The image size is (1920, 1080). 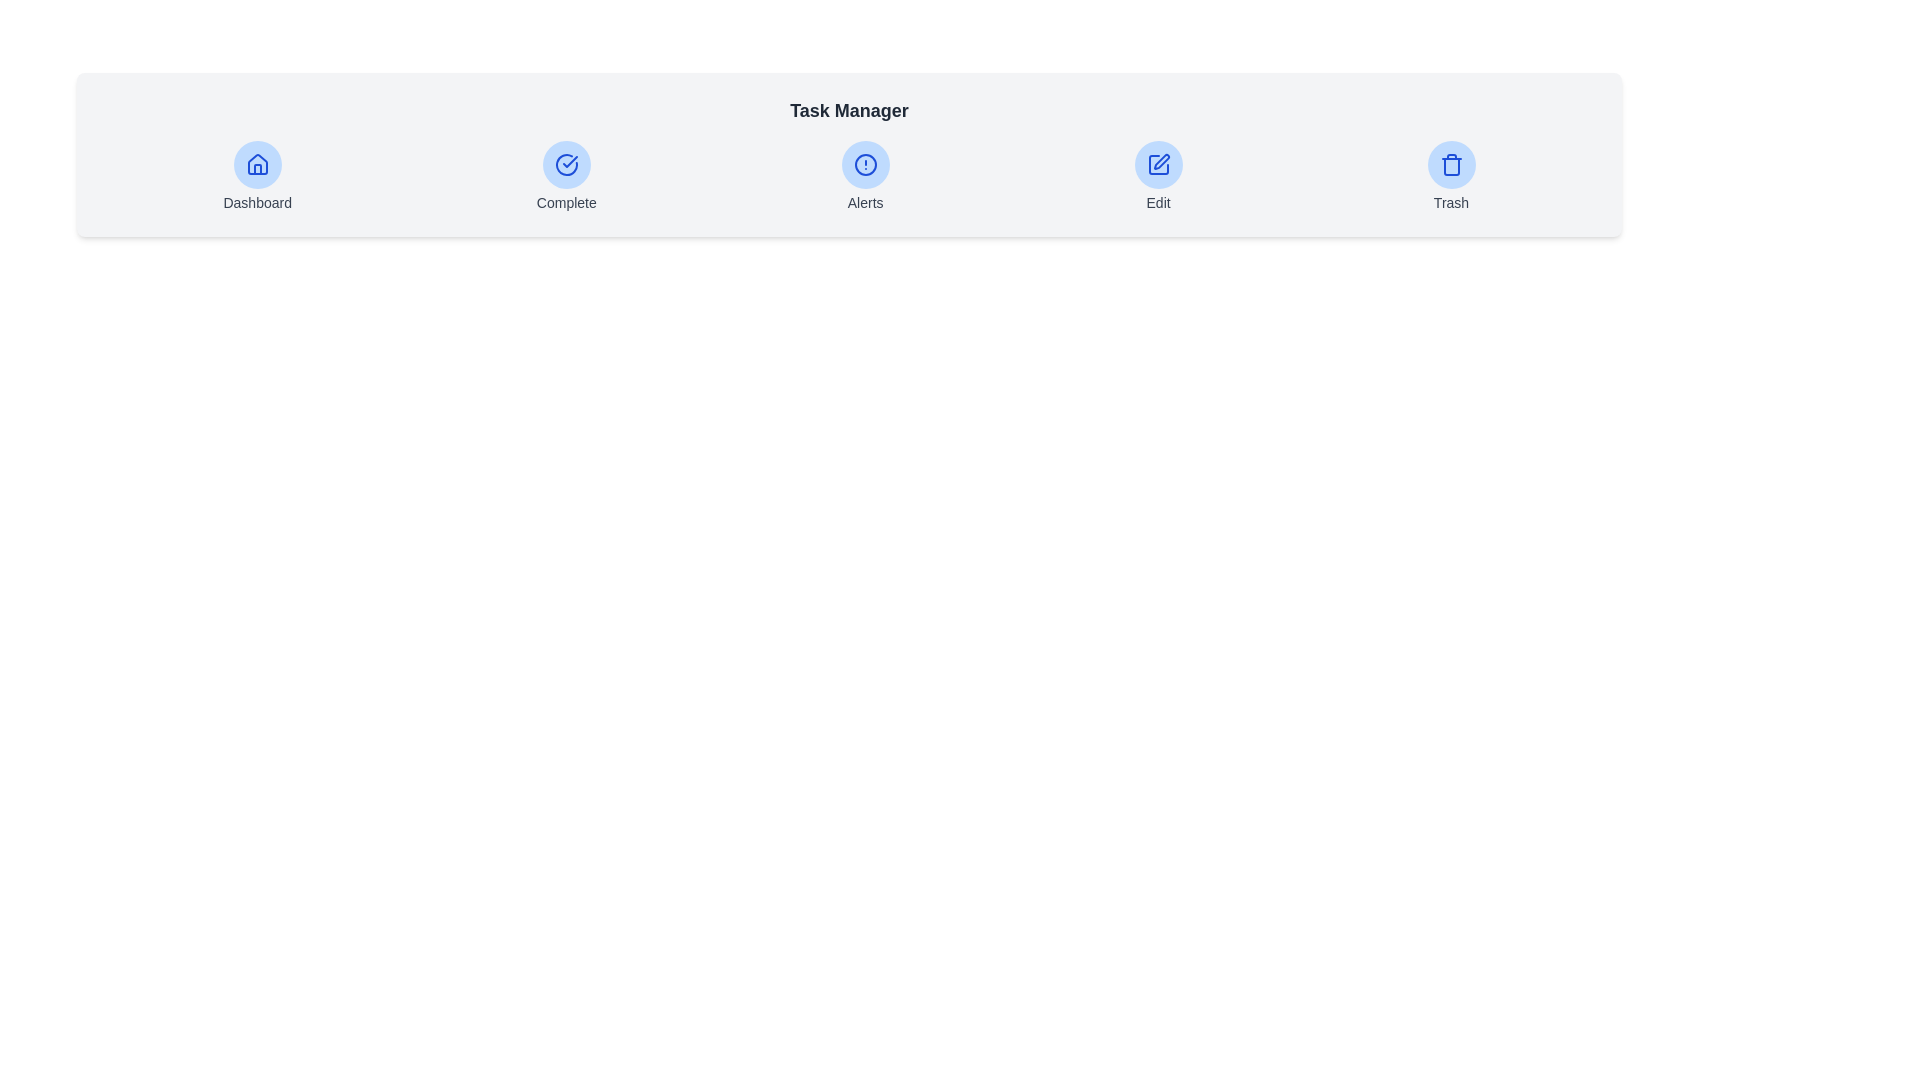 I want to click on the alert icon, a circular button with a blue outline and a vertical line and dot at its center, located in the center of the navigation bar under the 'Alerts' label, so click(x=865, y=164).